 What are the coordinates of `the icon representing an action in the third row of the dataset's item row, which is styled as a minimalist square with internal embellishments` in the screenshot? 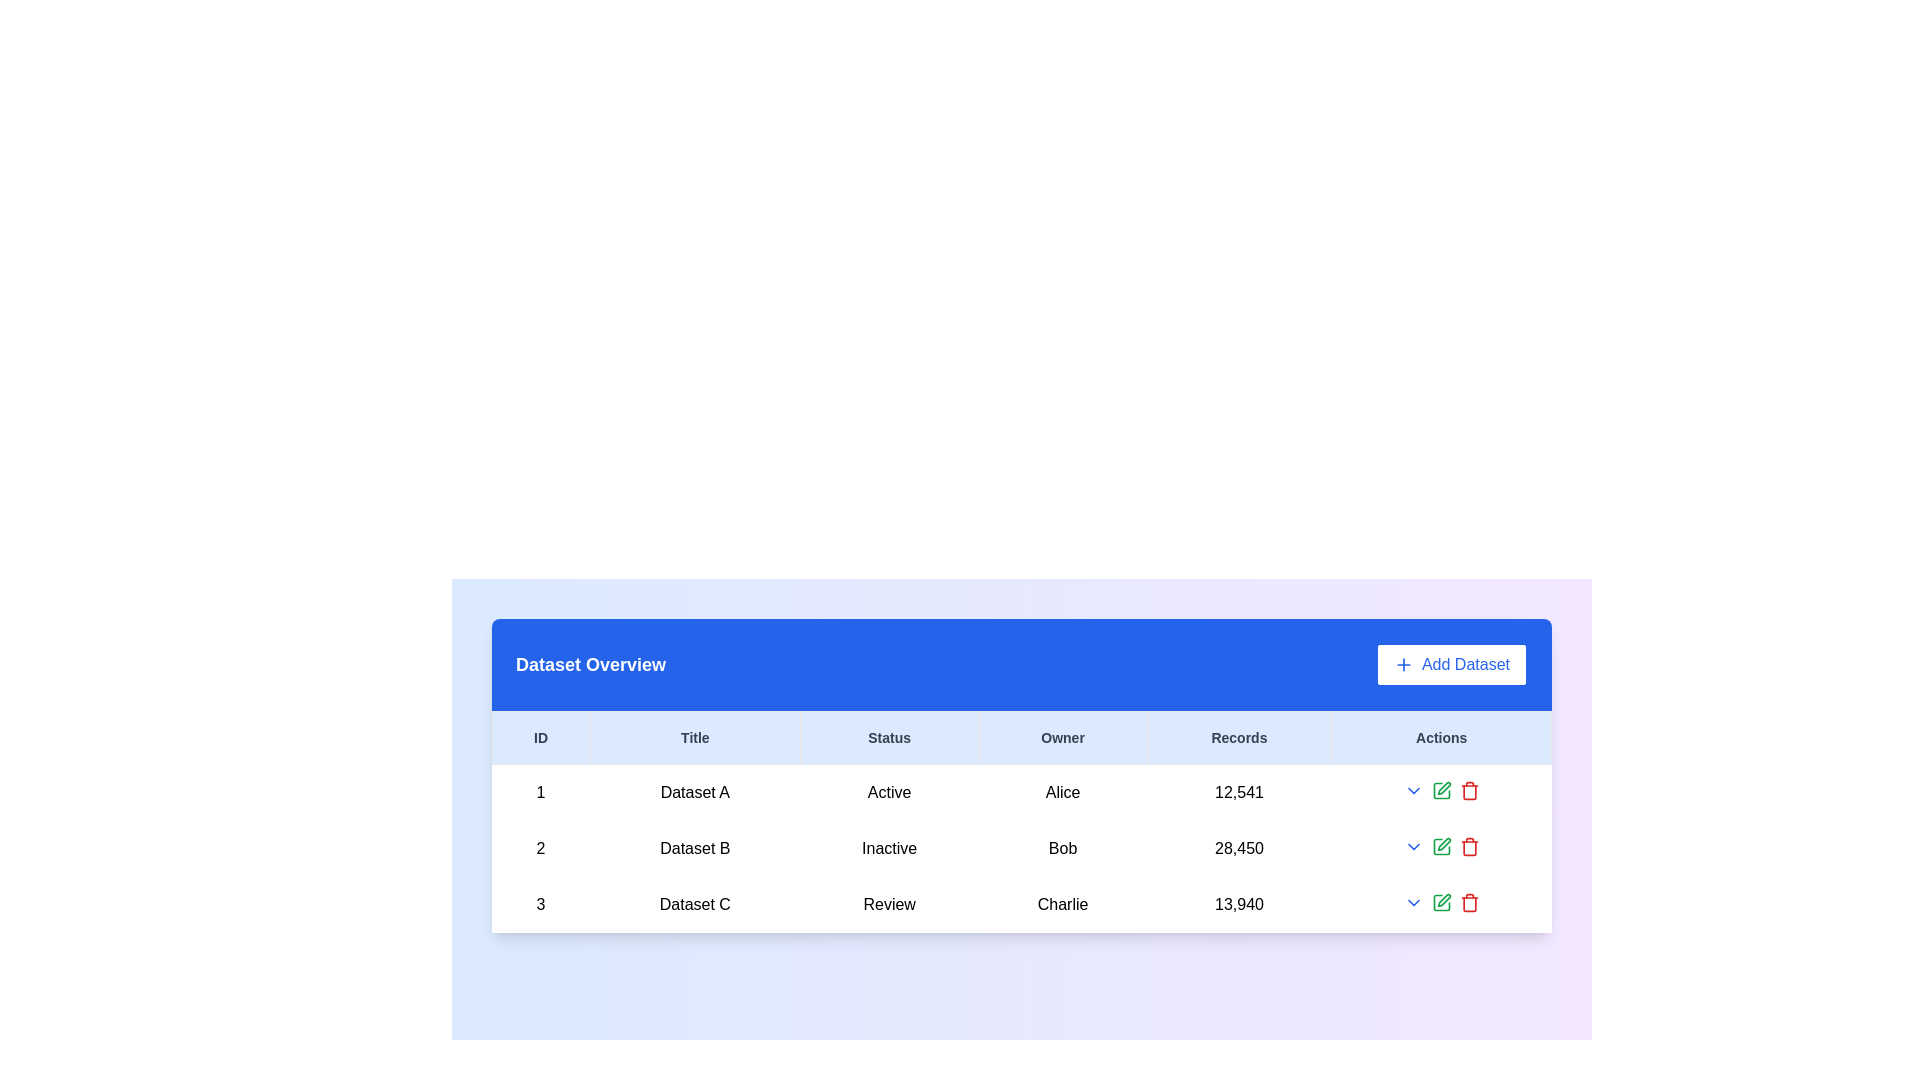 It's located at (1441, 902).